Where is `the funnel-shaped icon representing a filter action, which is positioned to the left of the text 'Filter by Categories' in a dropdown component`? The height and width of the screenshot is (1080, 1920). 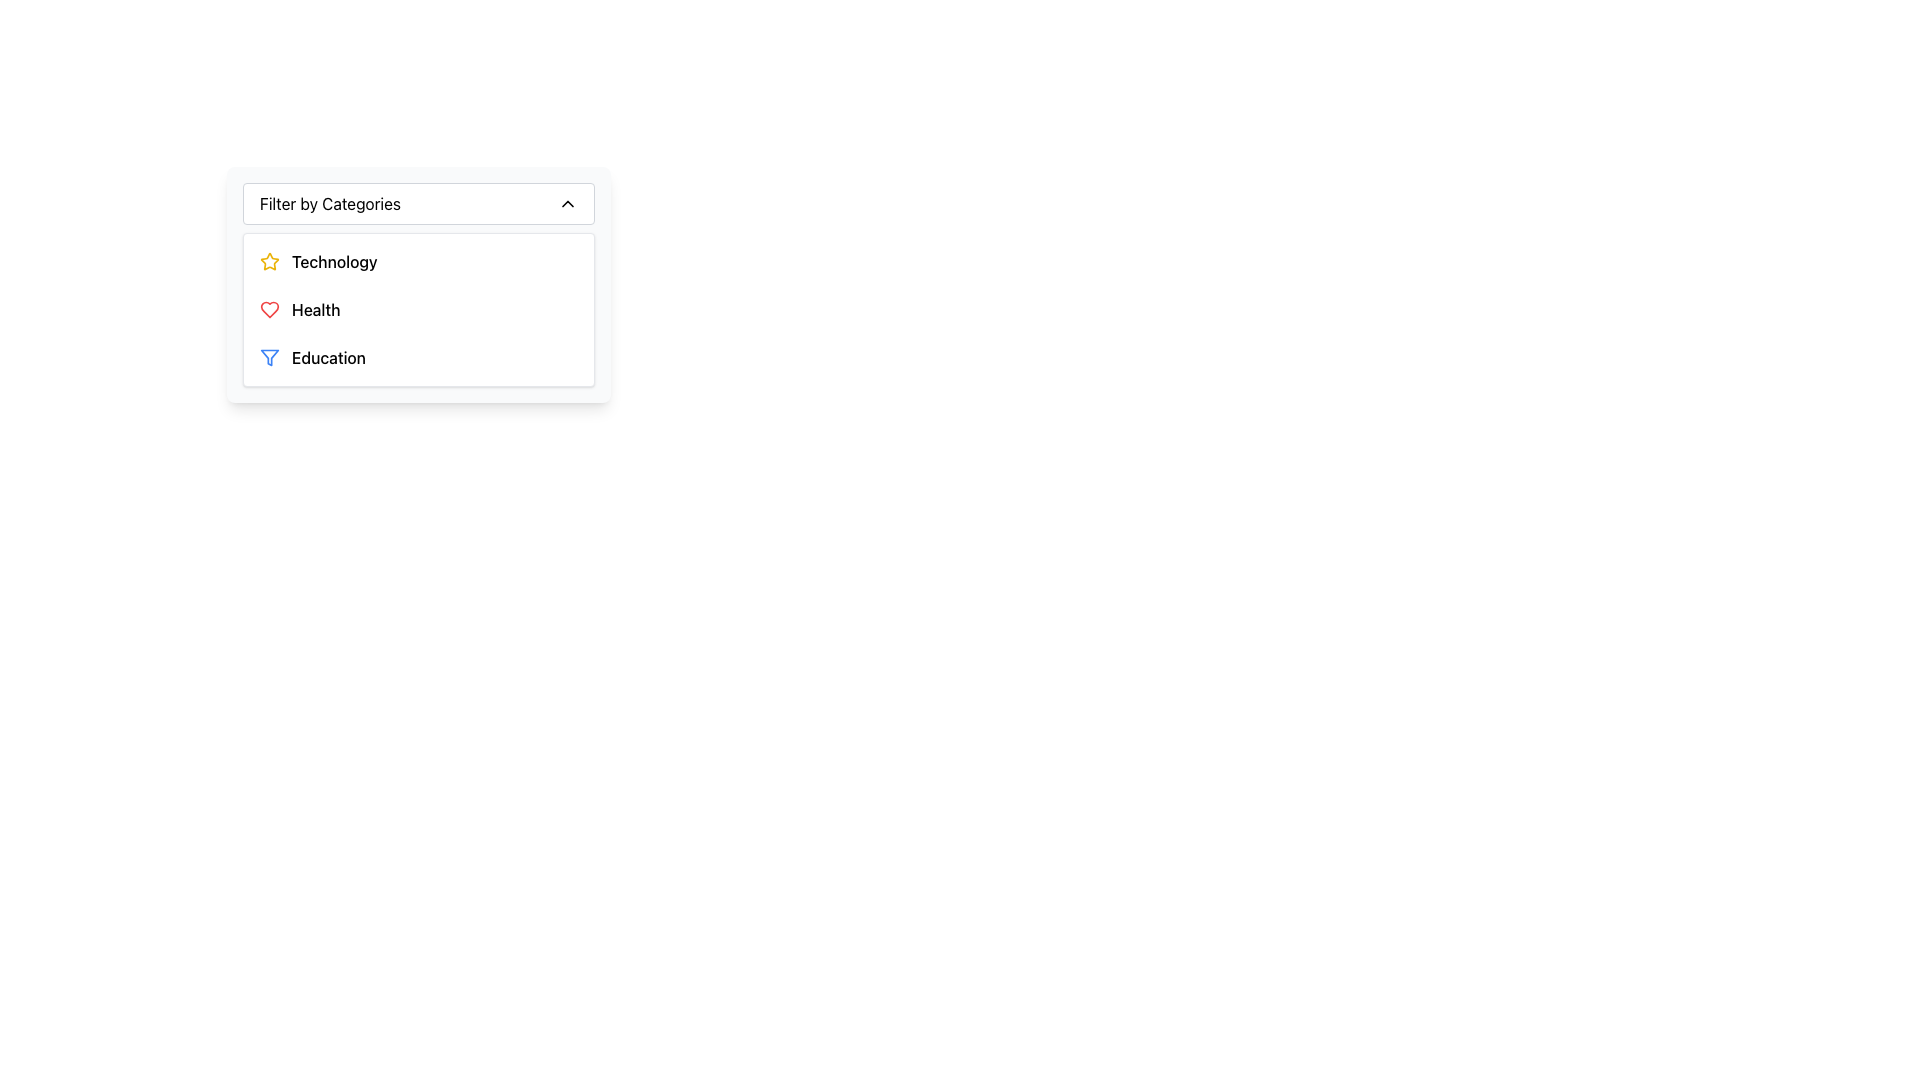
the funnel-shaped icon representing a filter action, which is positioned to the left of the text 'Filter by Categories' in a dropdown component is located at coordinates (268, 357).